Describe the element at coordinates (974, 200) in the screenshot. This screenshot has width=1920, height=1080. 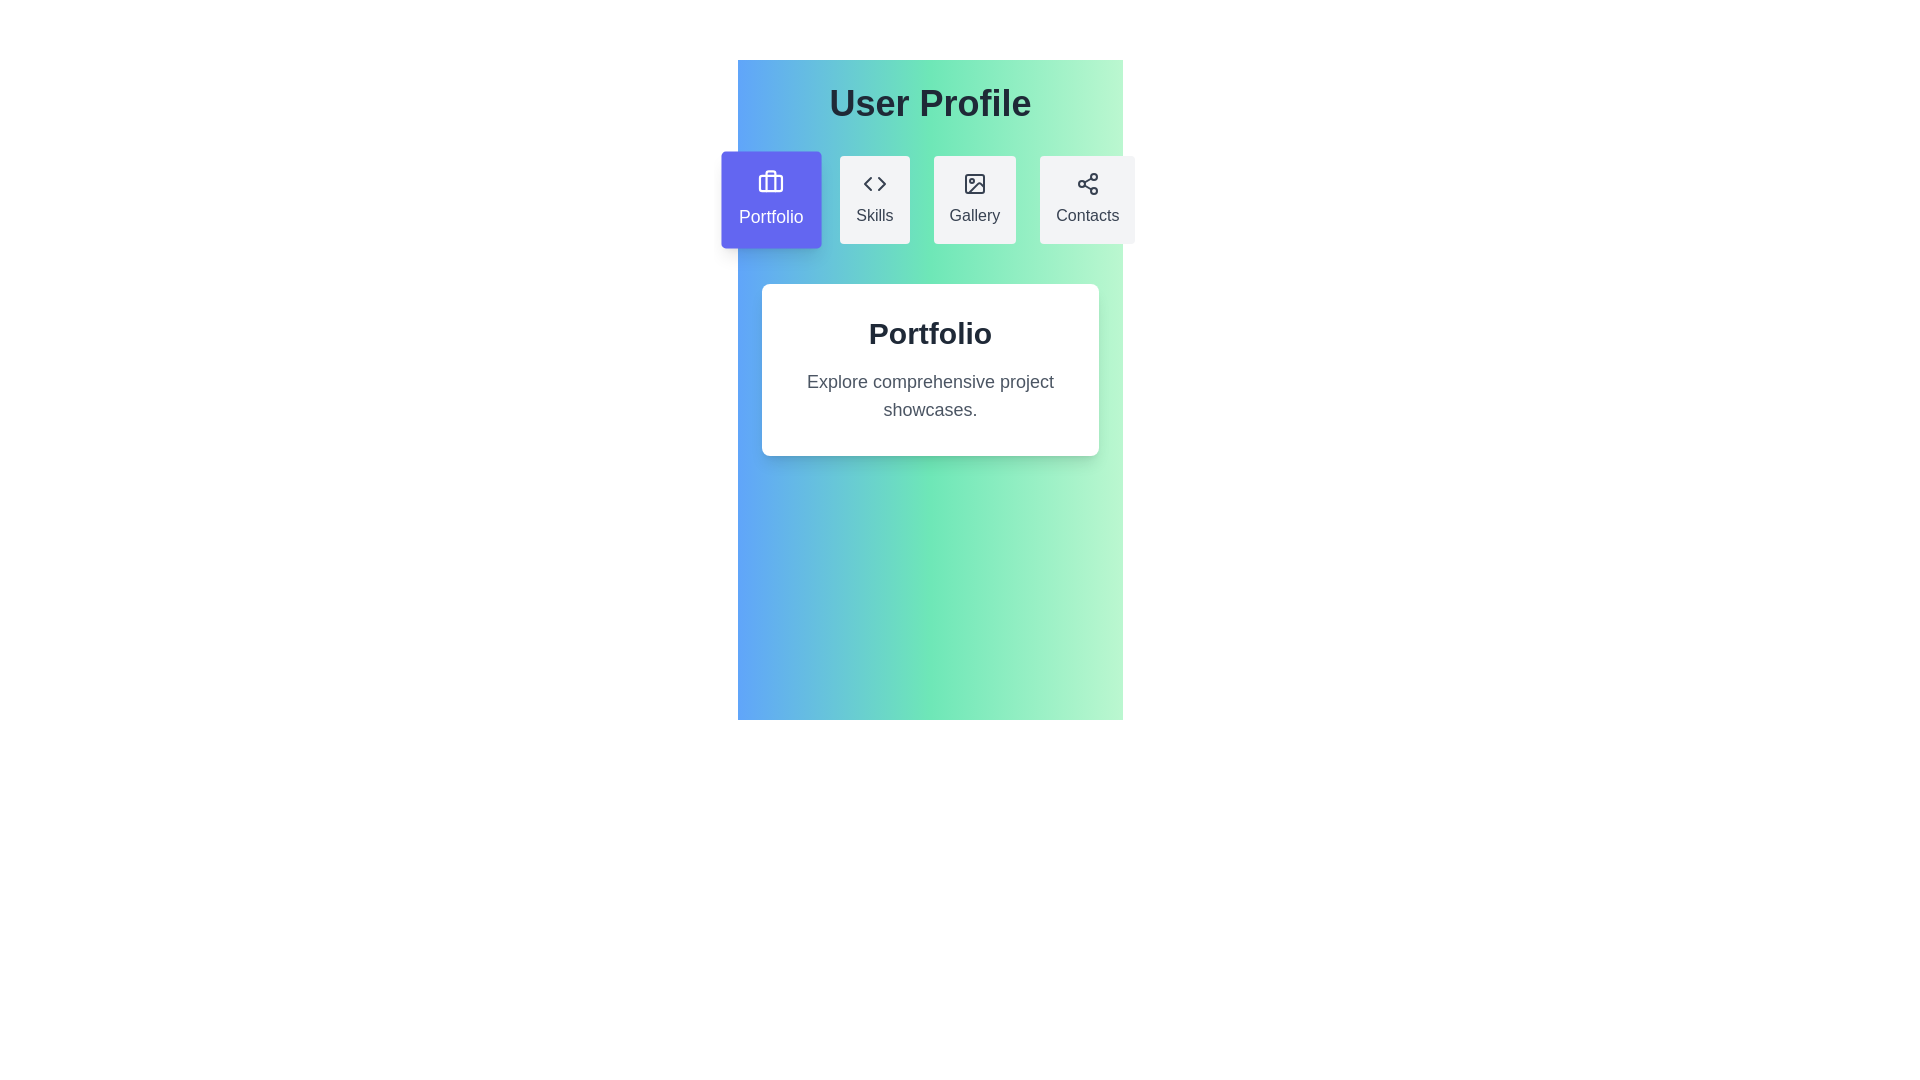
I see `the tab labeled Gallery to see its hover effect` at that location.